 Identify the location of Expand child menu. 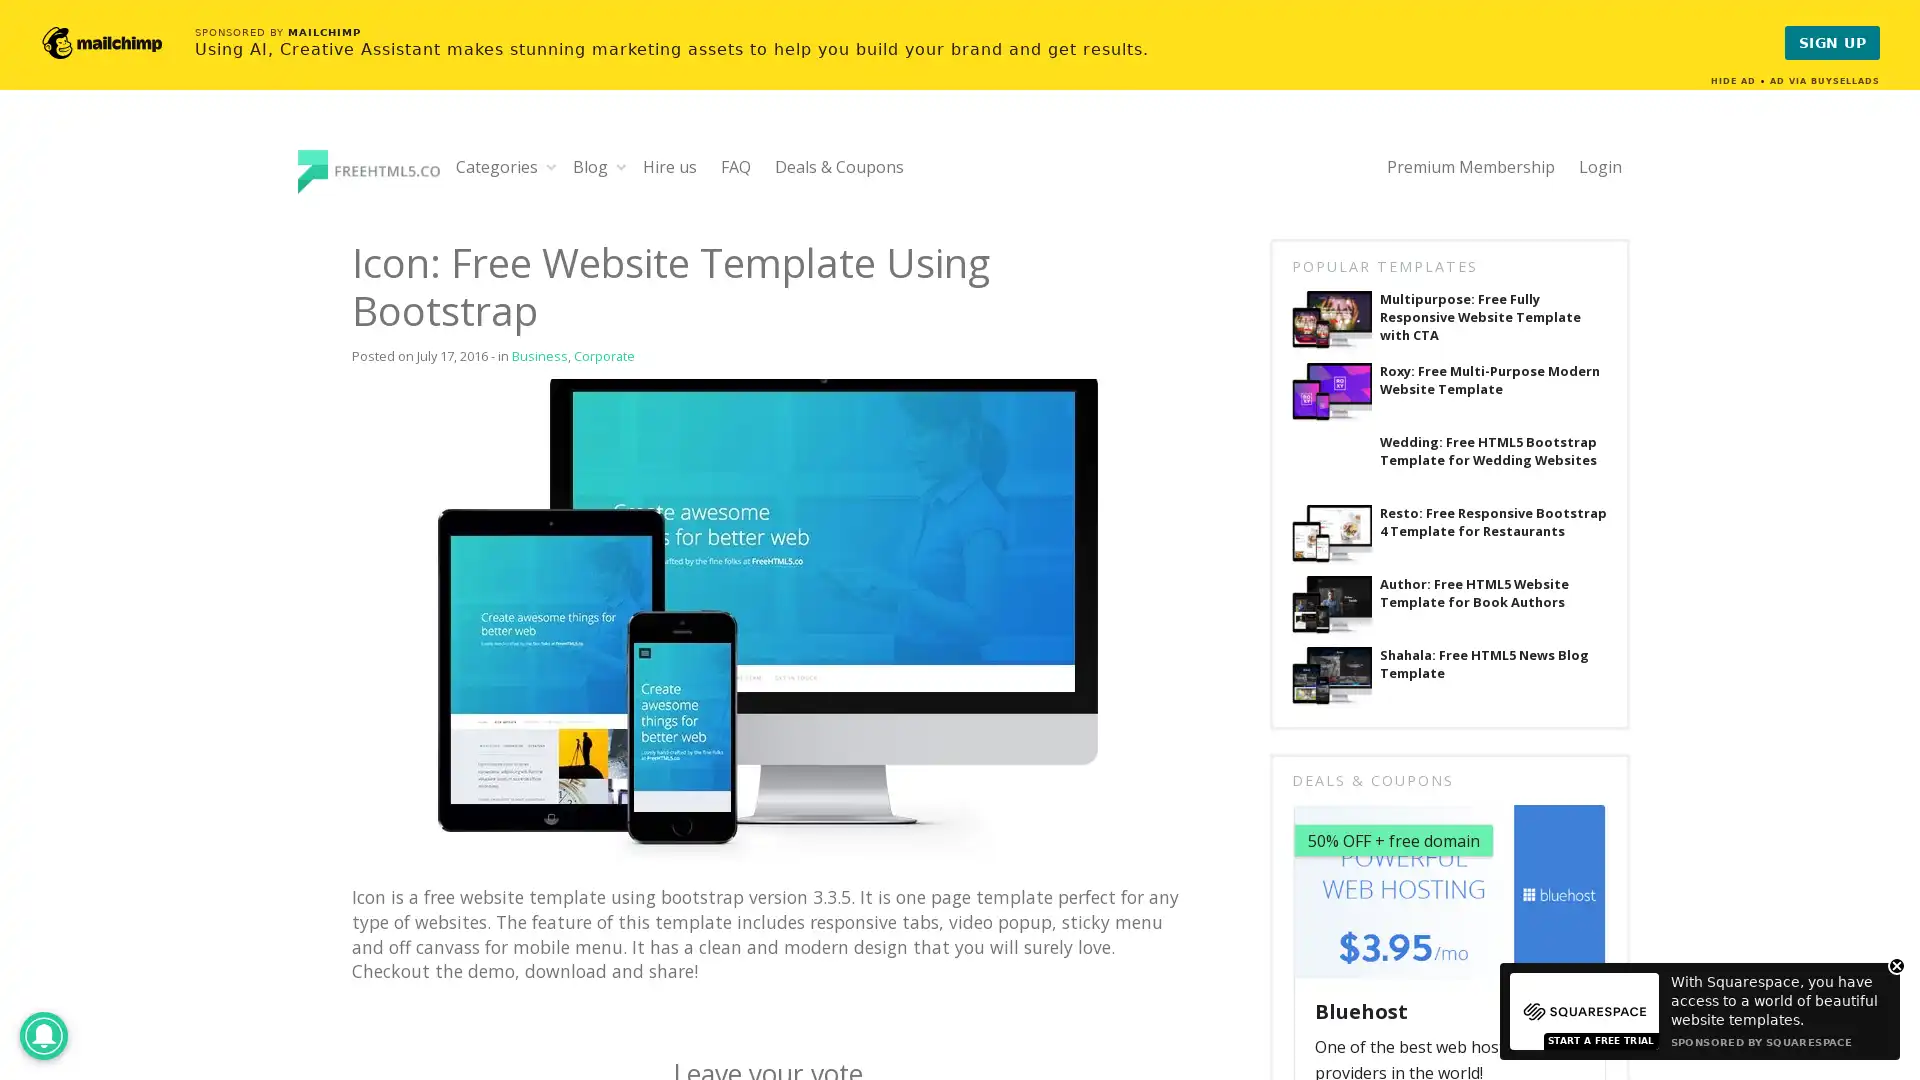
(551, 165).